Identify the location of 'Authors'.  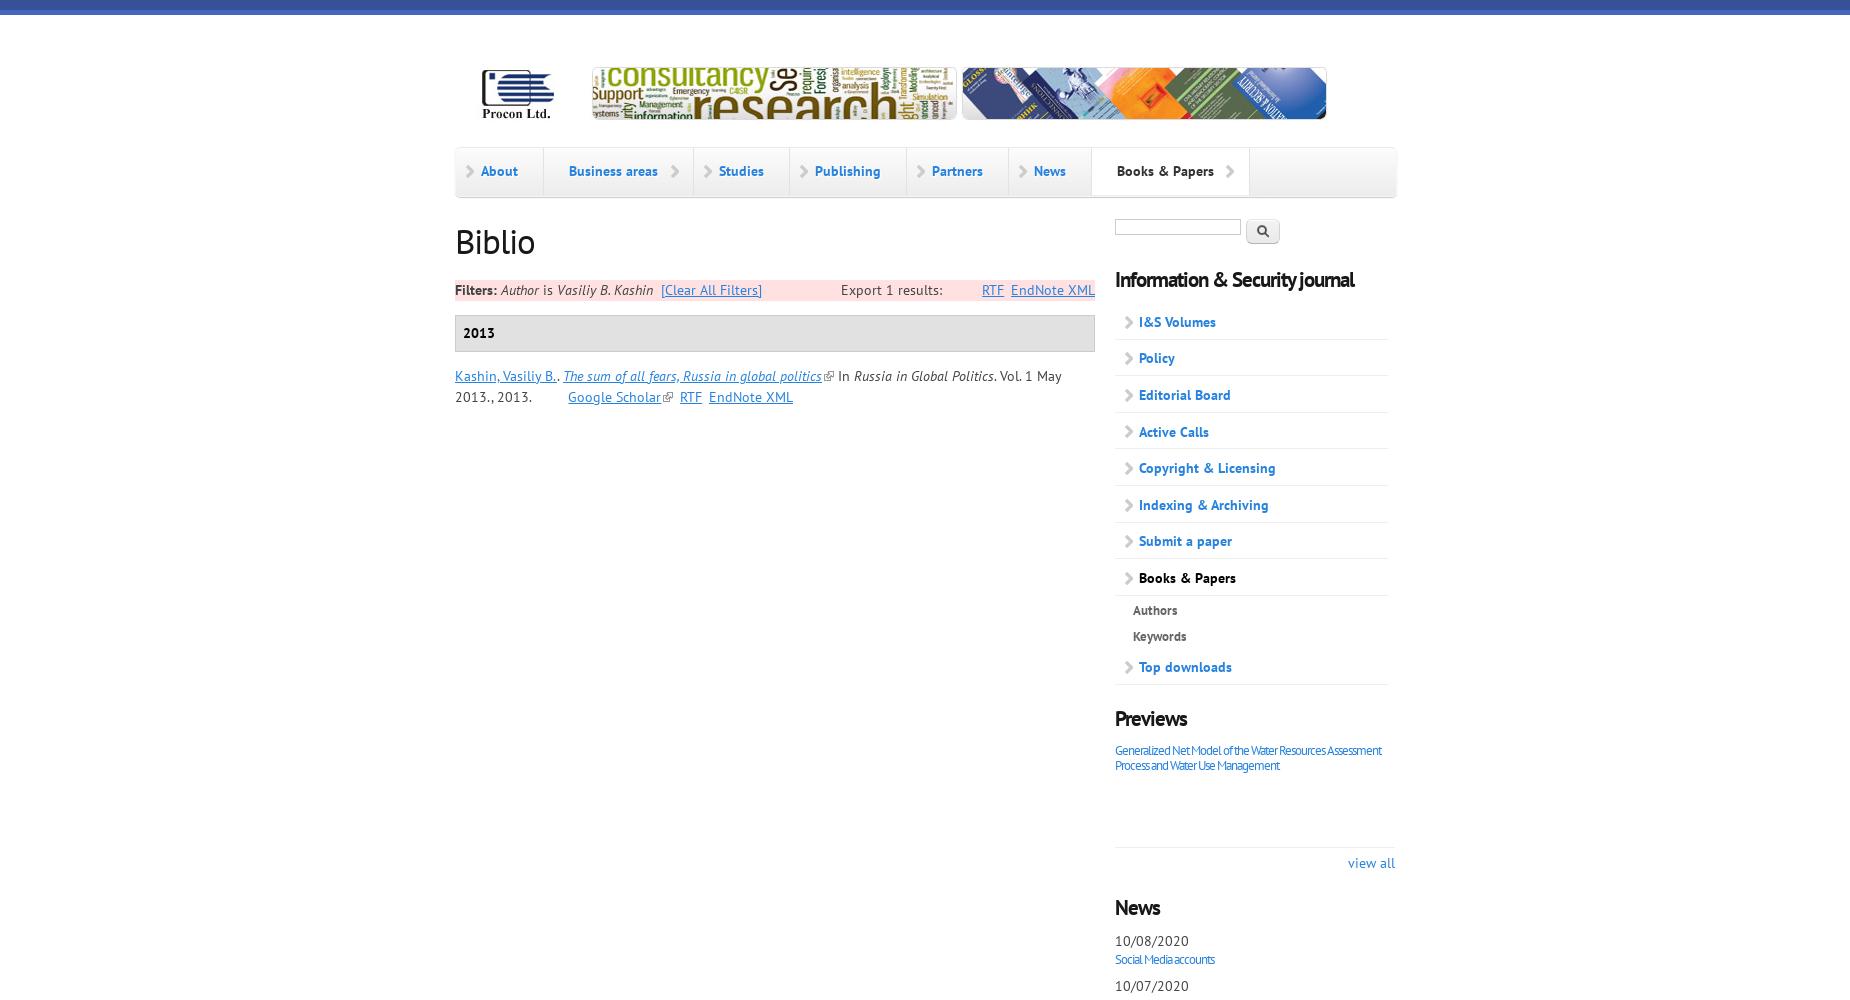
(1131, 608).